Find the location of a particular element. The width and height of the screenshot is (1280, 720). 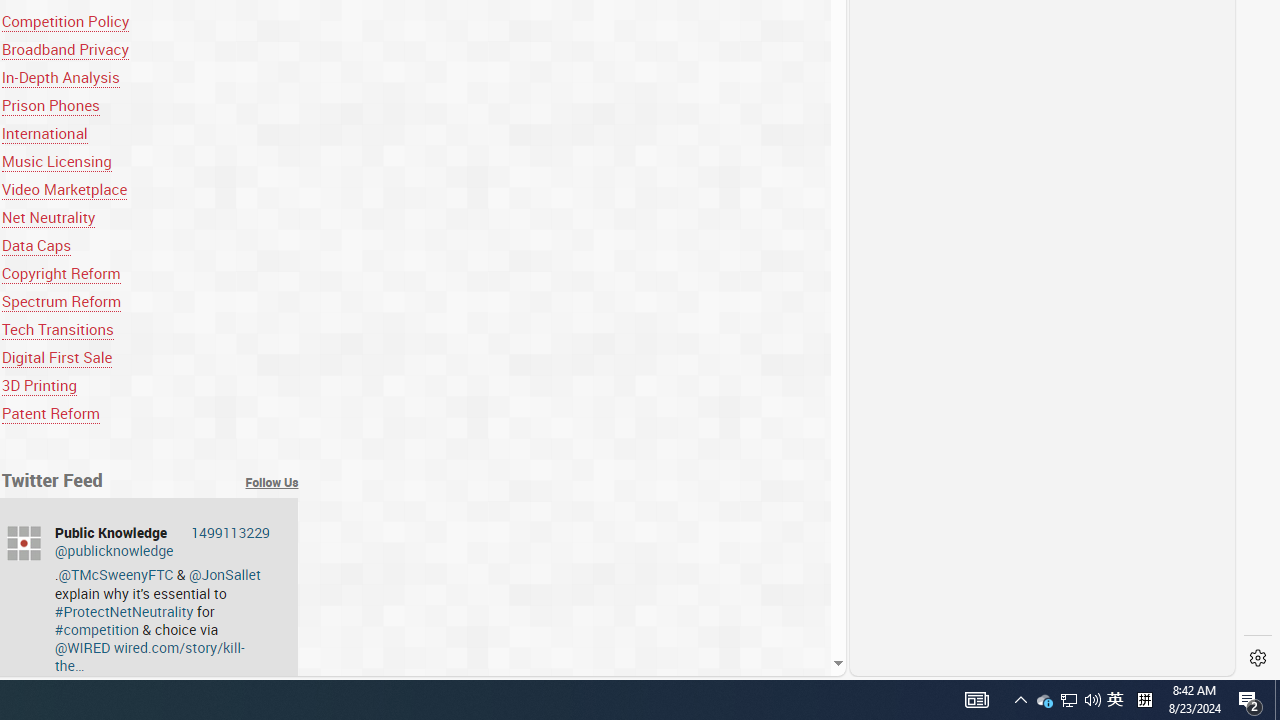

'Copyright Reform' is located at coordinates (61, 273).